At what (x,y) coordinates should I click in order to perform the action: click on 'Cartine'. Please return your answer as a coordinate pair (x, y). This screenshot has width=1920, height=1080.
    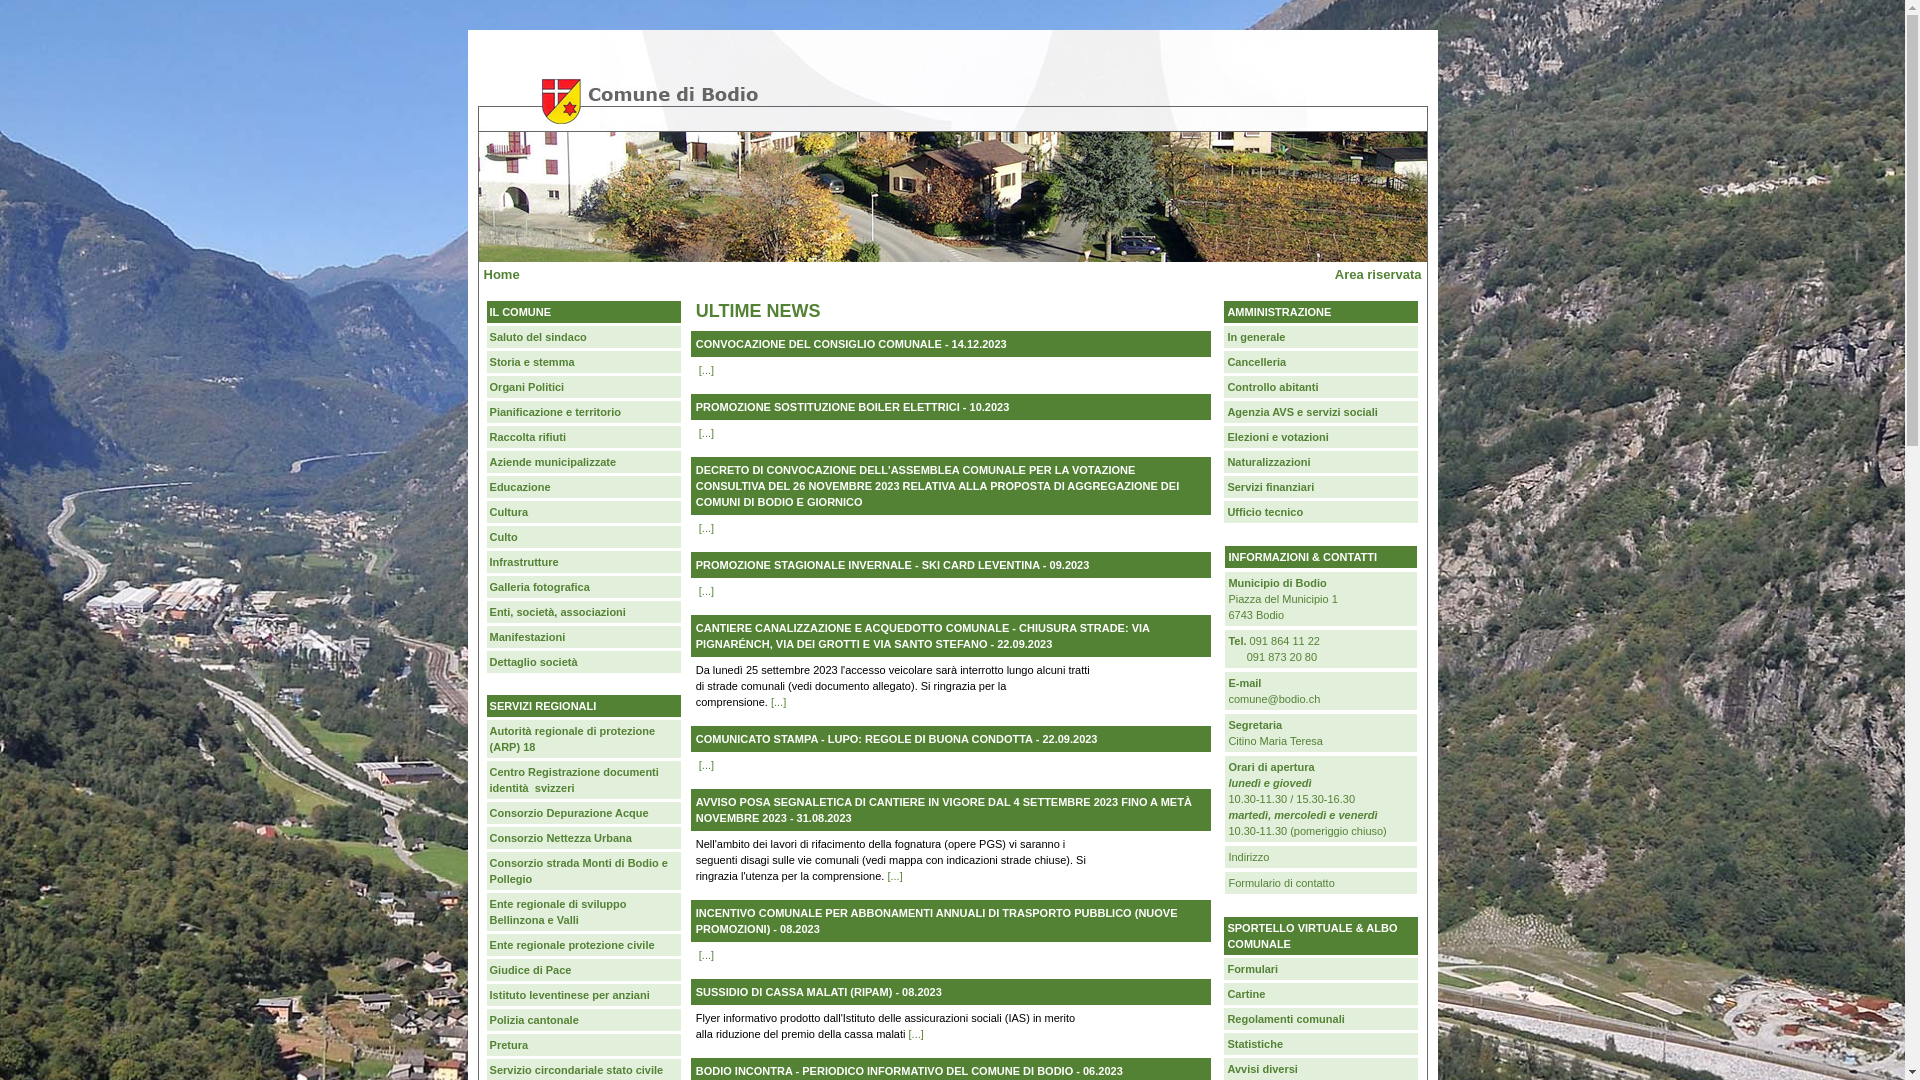
    Looking at the image, I should click on (1320, 994).